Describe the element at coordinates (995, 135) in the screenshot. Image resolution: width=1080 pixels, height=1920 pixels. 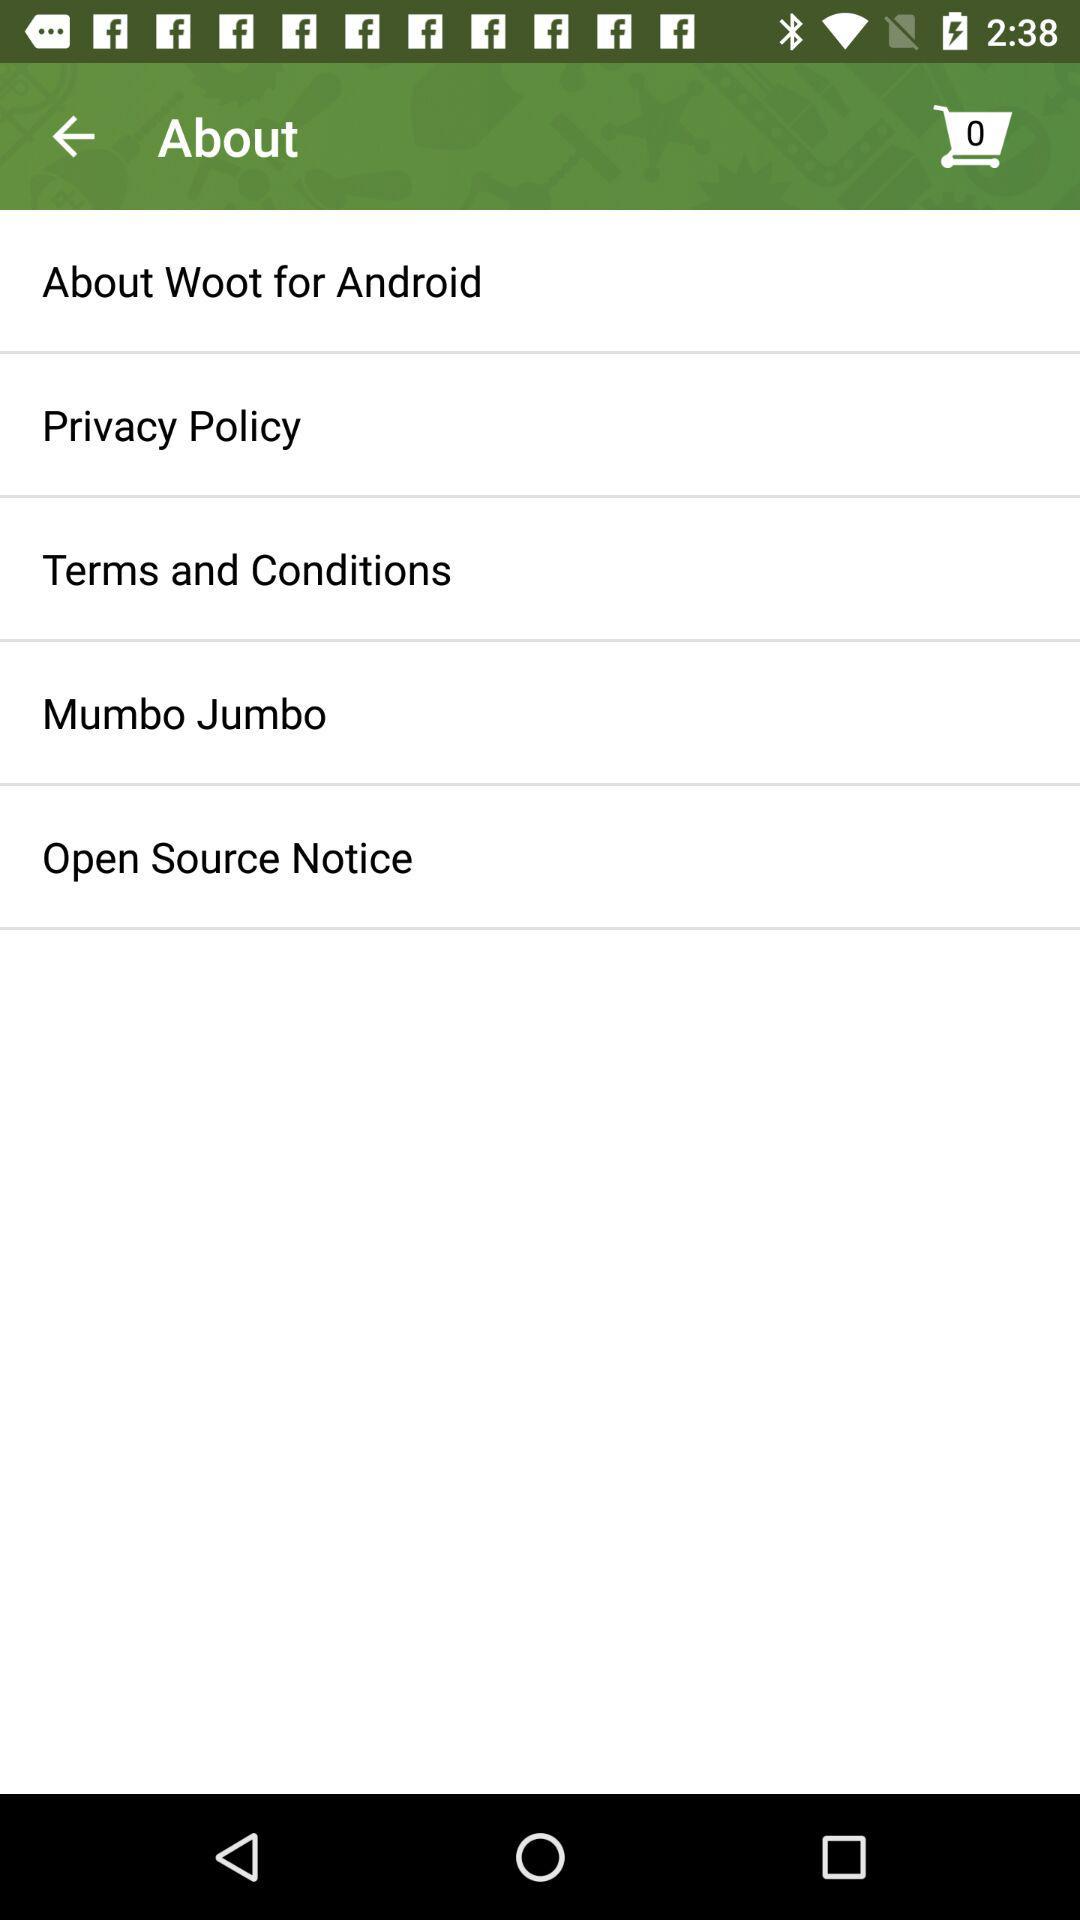
I see `0 icon` at that location.